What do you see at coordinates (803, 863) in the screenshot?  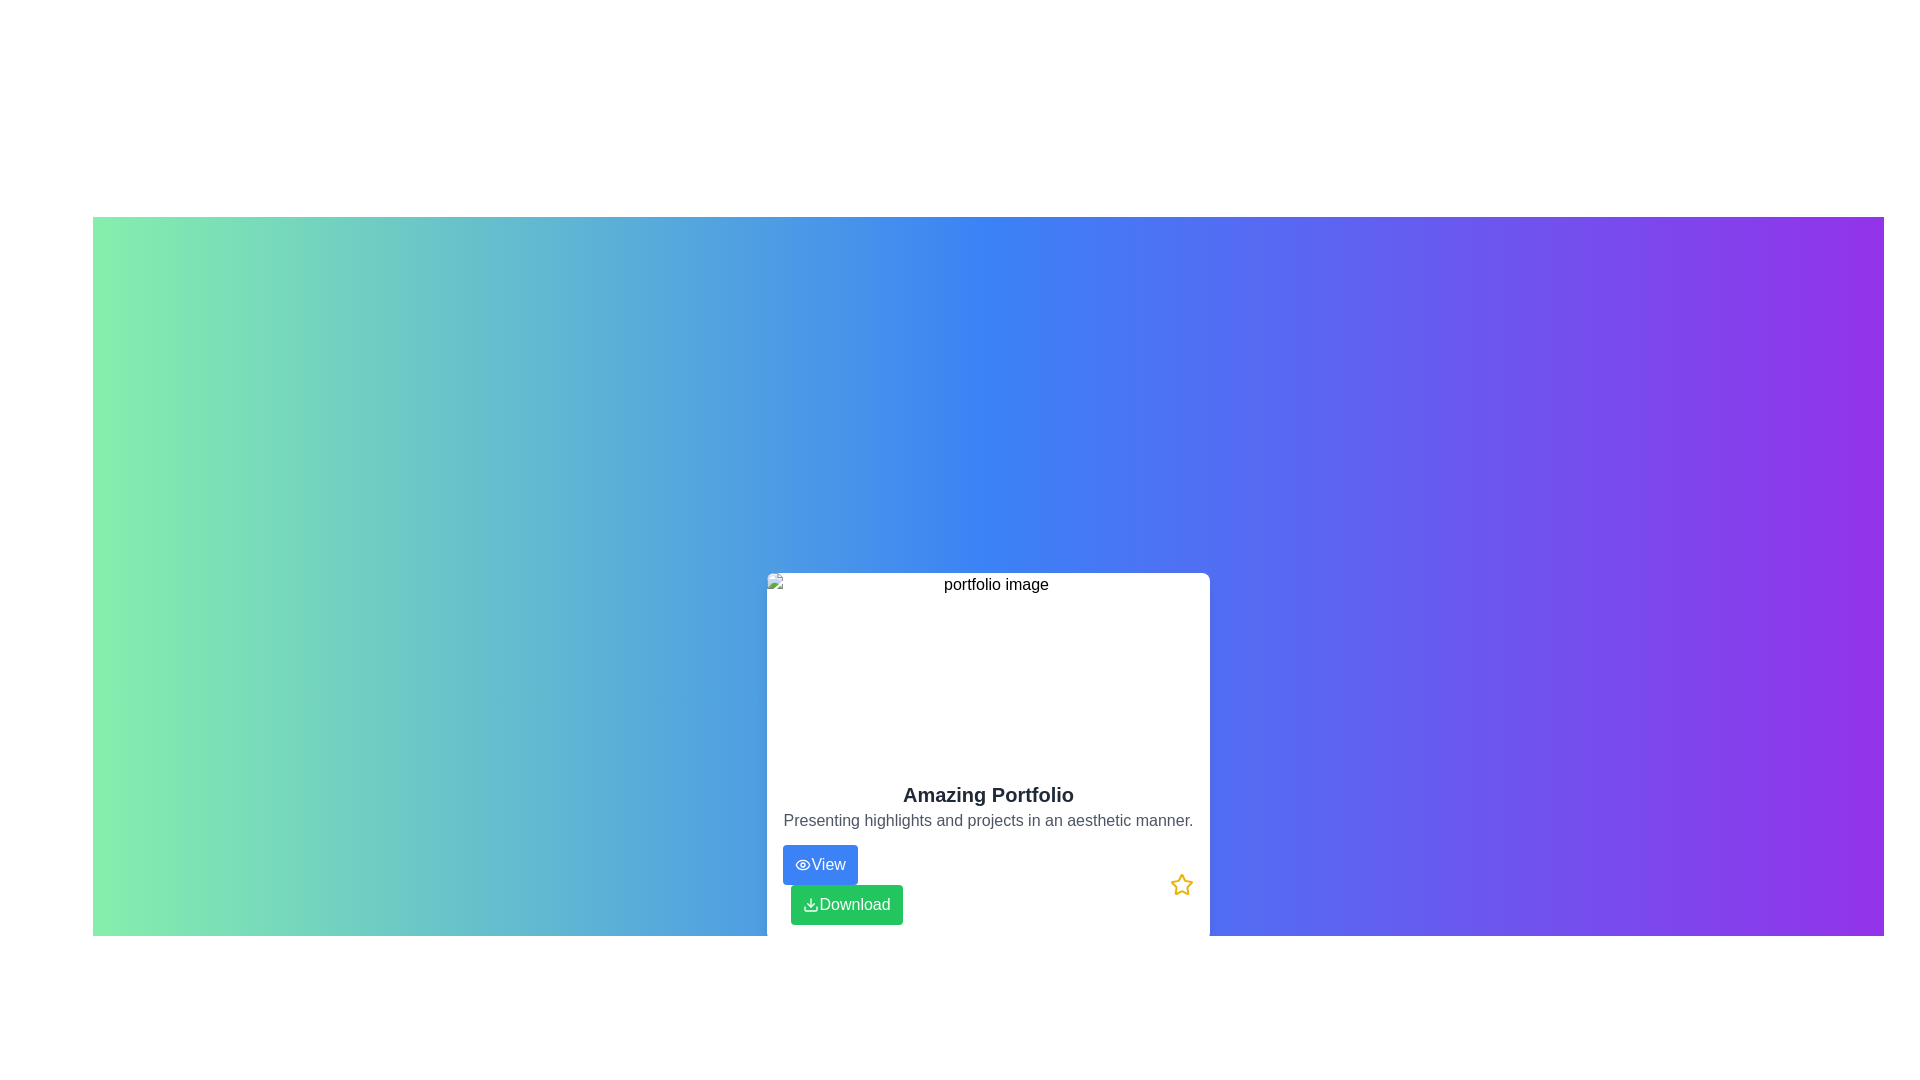 I see `the 'View' button located below the portfolio title and description section, which contains a small eye icon on the left side of the text 'View'` at bounding box center [803, 863].